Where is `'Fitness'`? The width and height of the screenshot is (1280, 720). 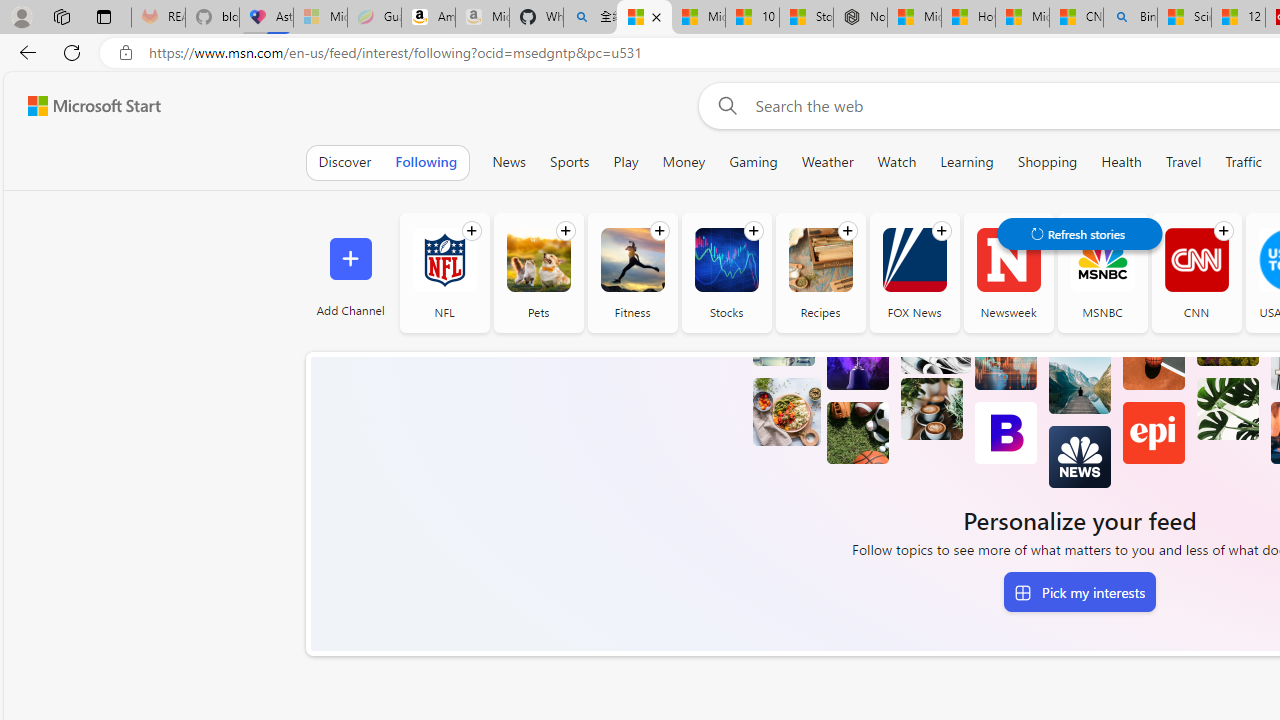 'Fitness' is located at coordinates (631, 259).